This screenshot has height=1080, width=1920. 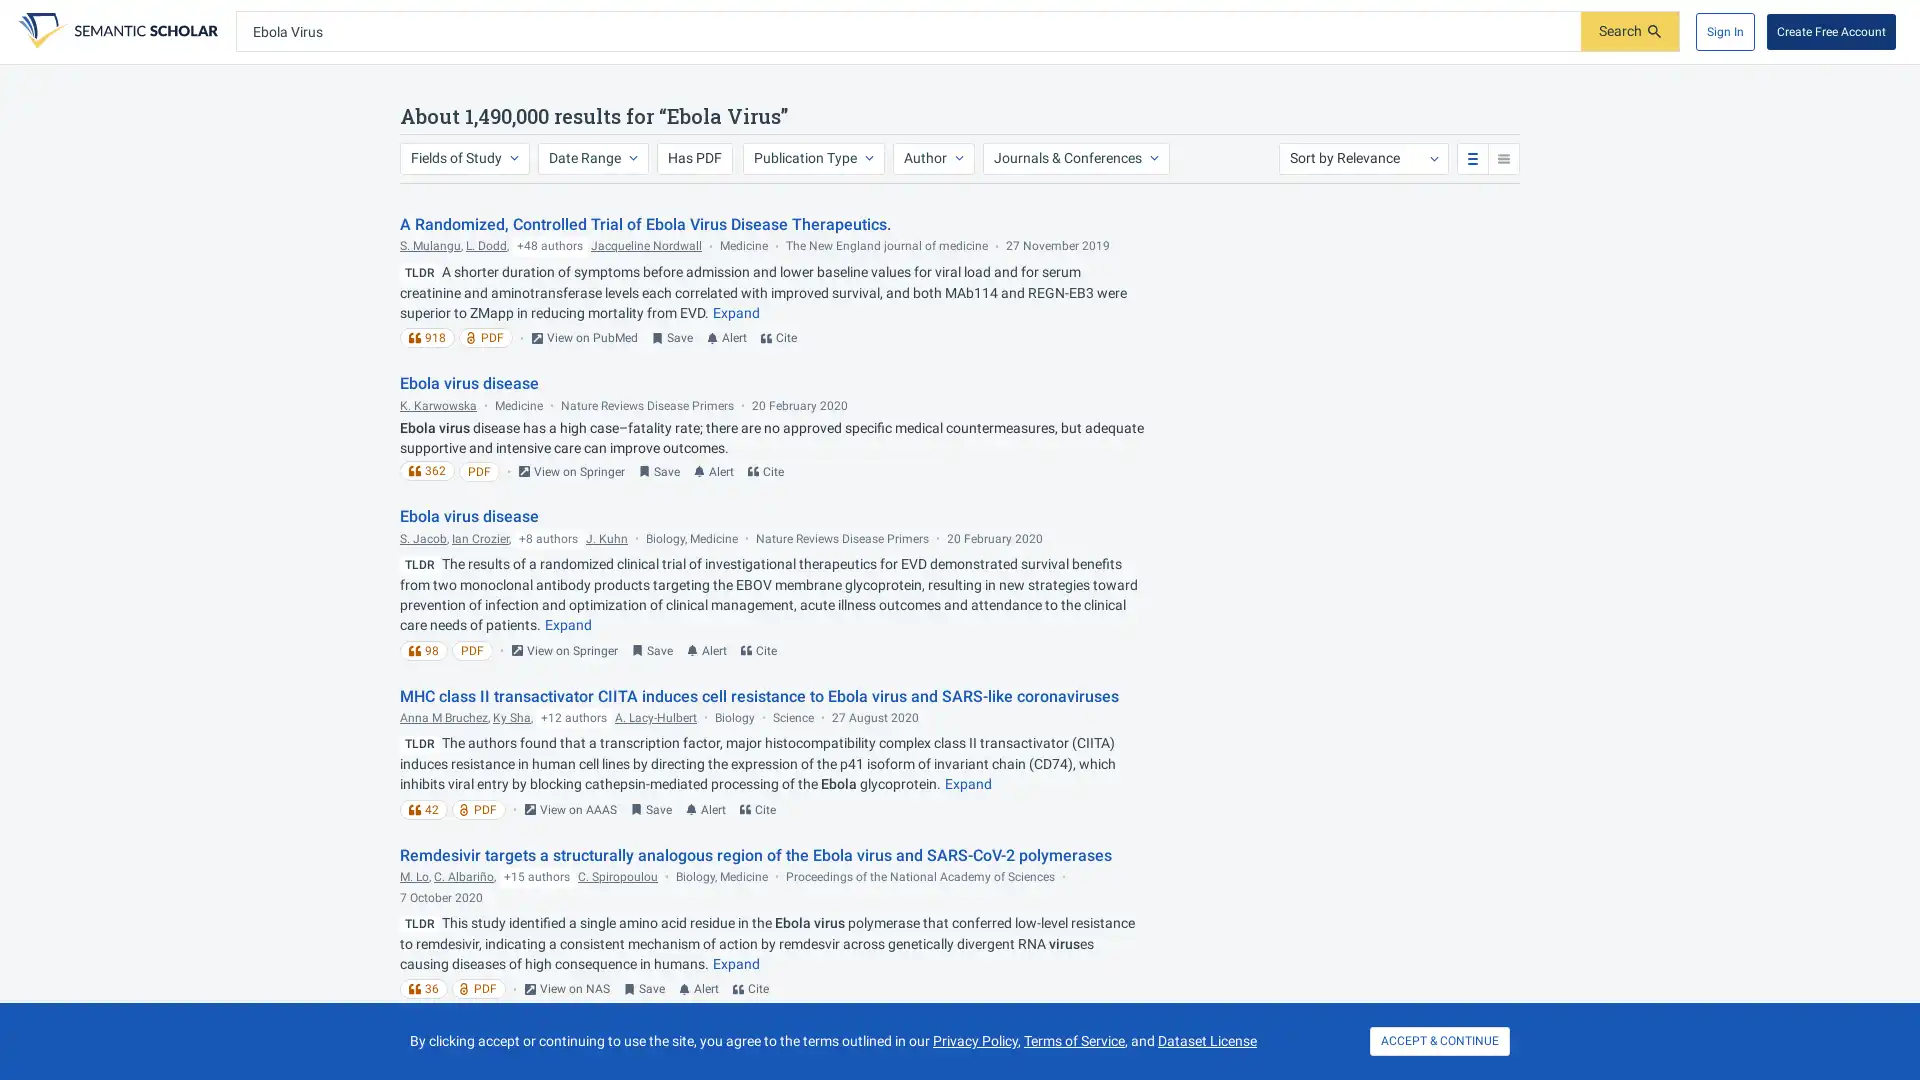 I want to click on Cite this paper, so click(x=777, y=337).